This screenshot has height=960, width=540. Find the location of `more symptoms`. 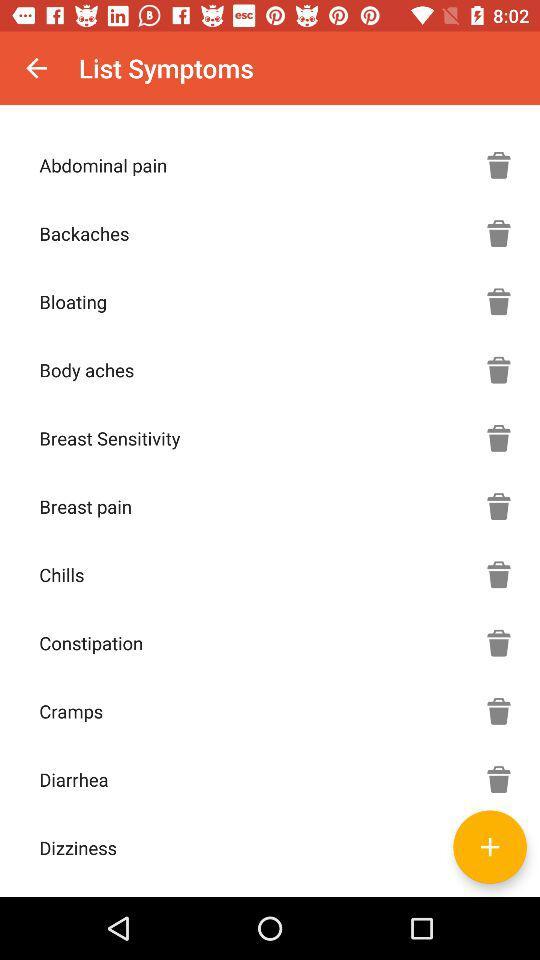

more symptoms is located at coordinates (498, 846).